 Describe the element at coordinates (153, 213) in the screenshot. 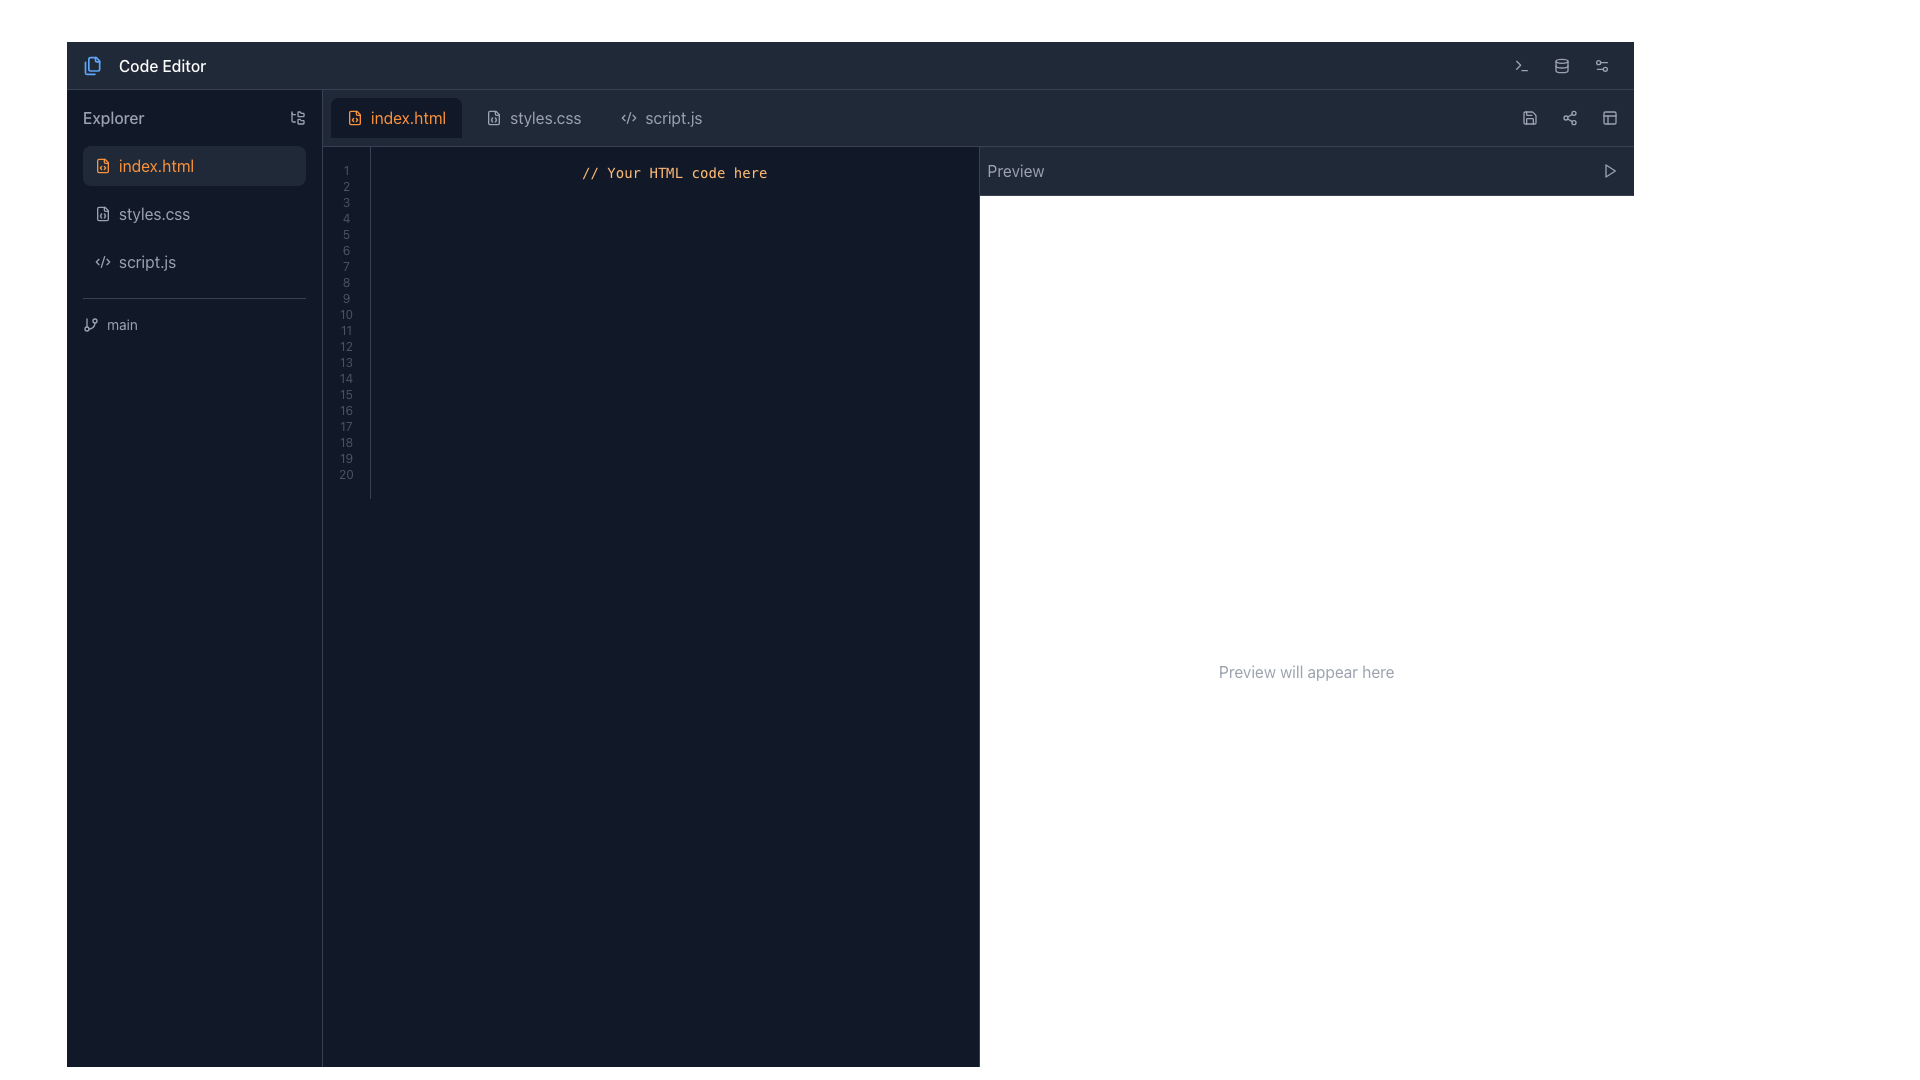

I see `the text label representing the file 'styles.css'` at that location.